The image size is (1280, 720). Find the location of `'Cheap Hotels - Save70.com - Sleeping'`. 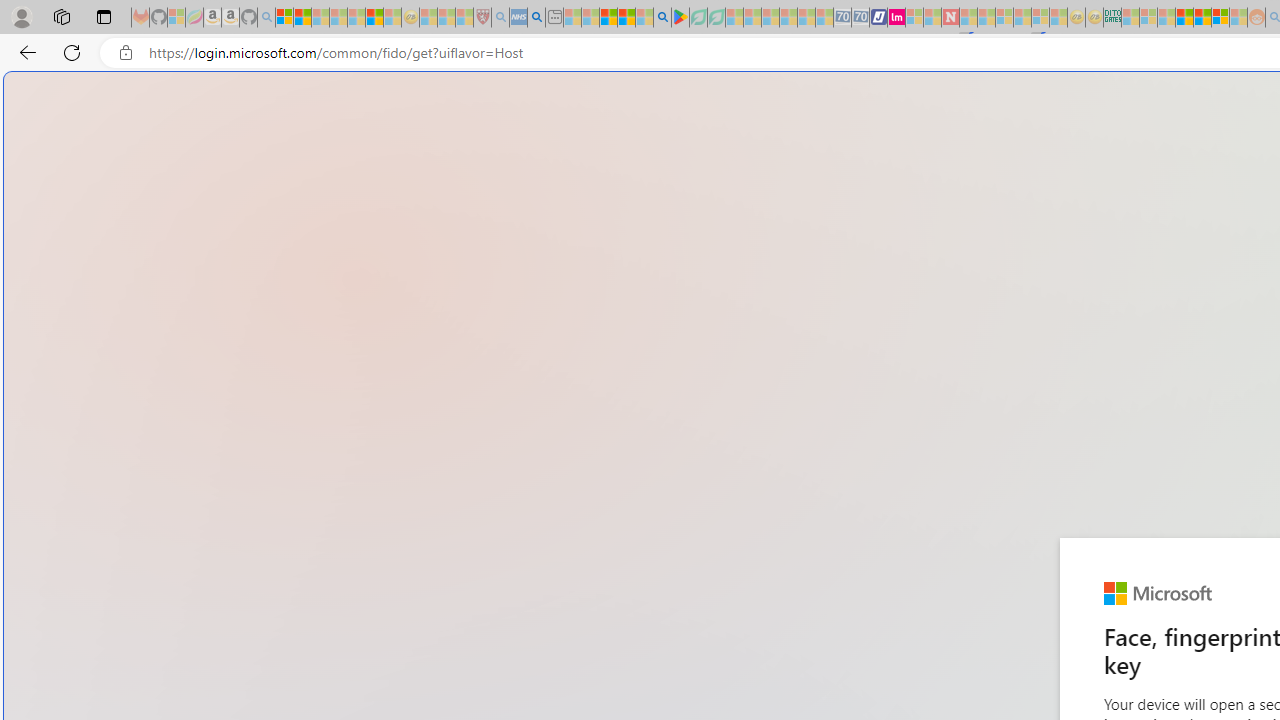

'Cheap Hotels - Save70.com - Sleeping' is located at coordinates (860, 17).